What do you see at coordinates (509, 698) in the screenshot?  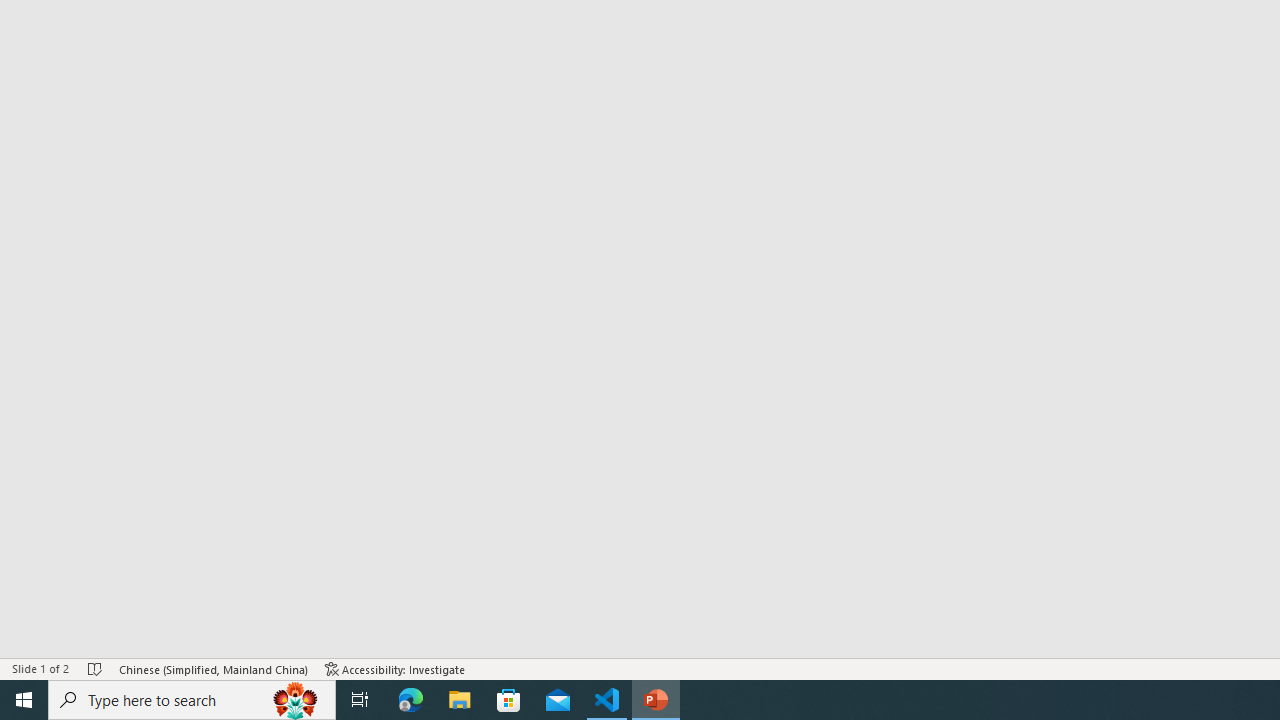 I see `'Microsoft Store'` at bounding box center [509, 698].